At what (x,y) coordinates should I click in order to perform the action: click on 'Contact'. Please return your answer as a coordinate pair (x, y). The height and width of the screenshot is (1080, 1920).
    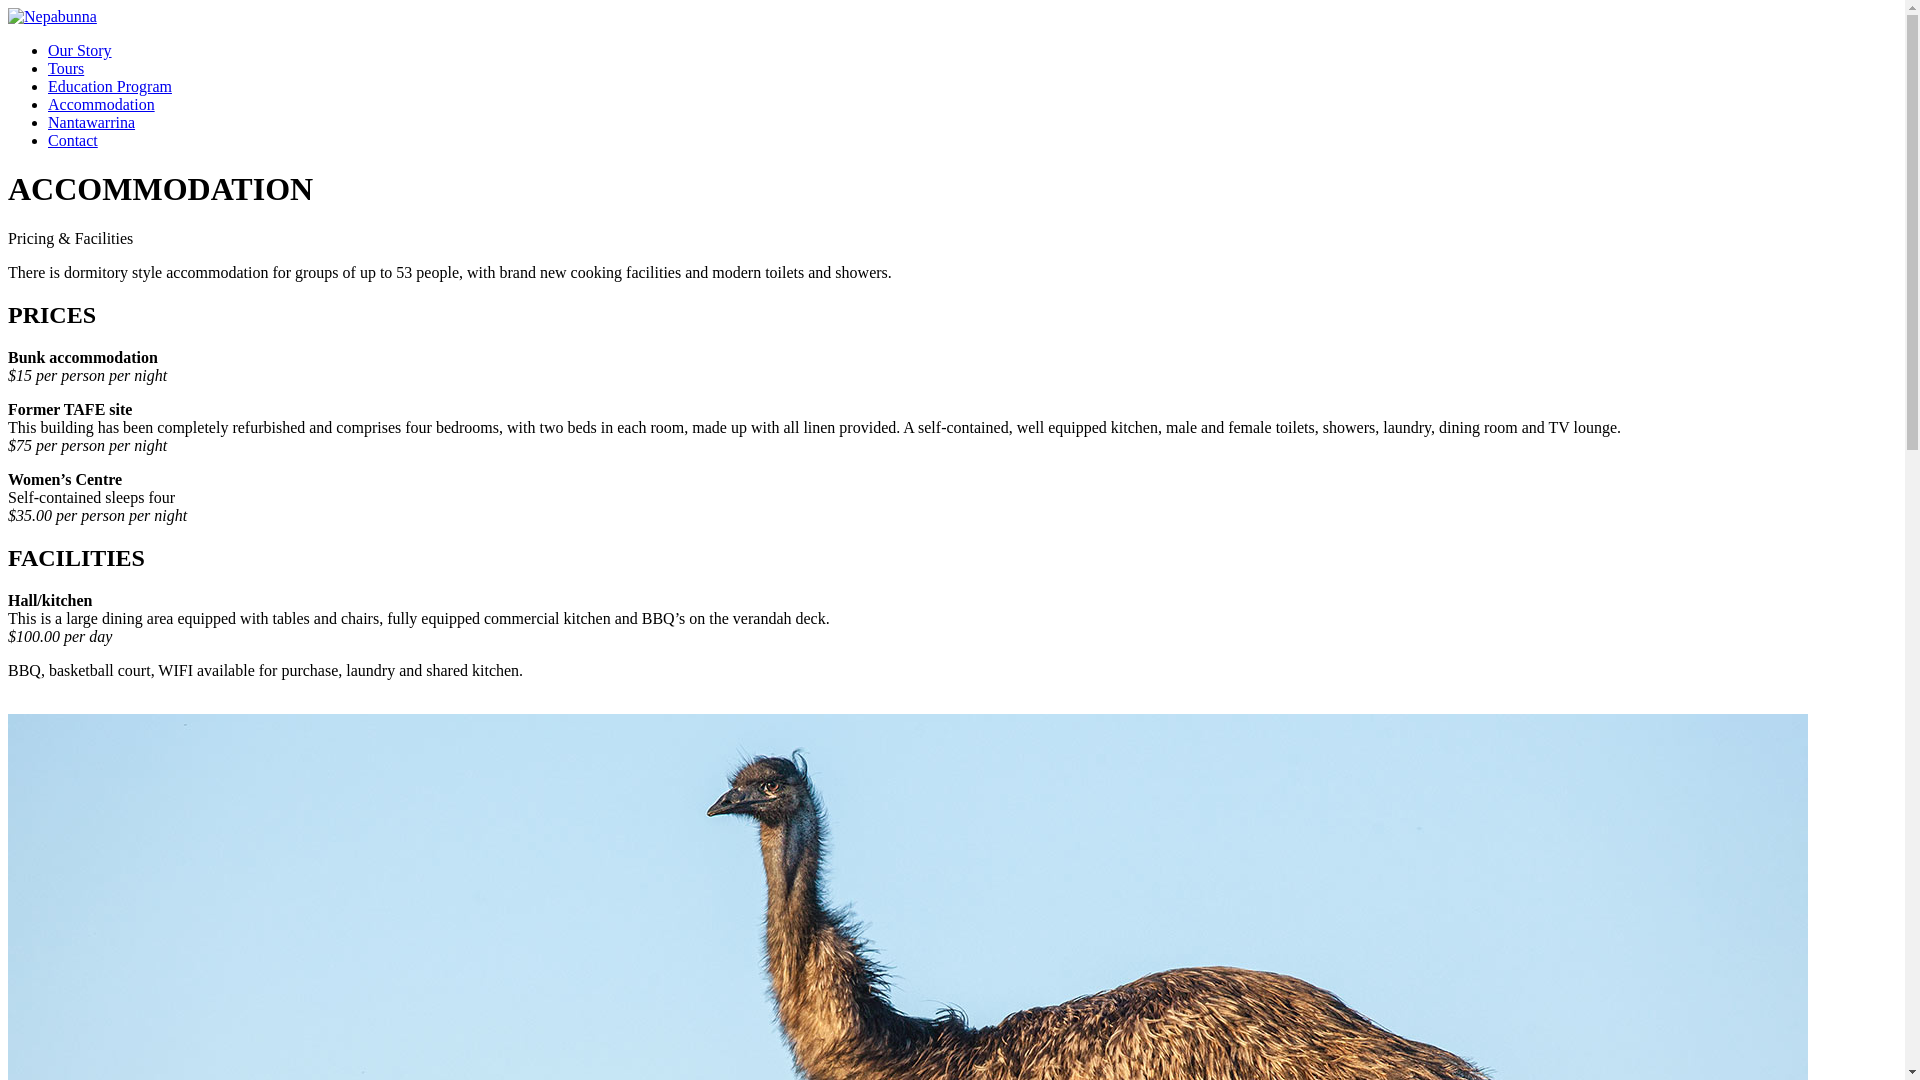
    Looking at the image, I should click on (48, 139).